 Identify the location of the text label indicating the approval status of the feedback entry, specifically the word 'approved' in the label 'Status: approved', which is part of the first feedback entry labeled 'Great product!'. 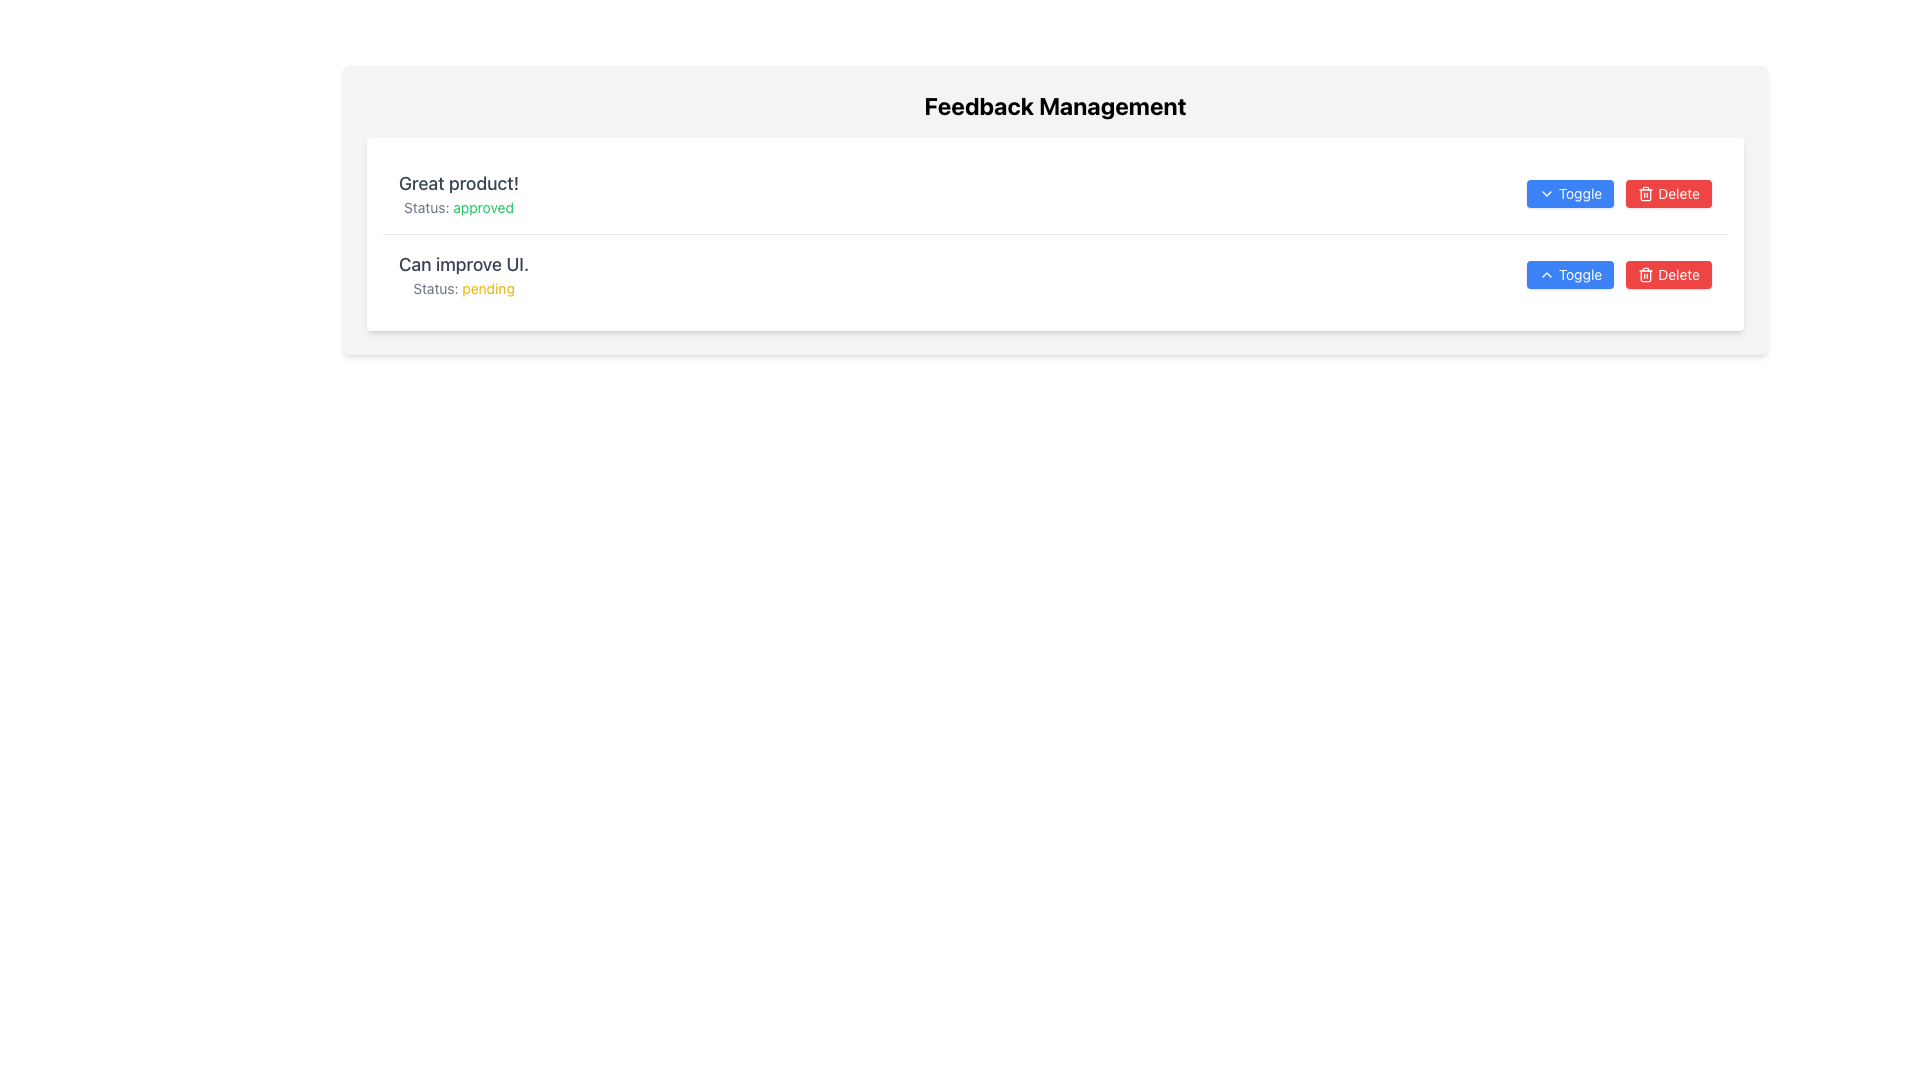
(483, 207).